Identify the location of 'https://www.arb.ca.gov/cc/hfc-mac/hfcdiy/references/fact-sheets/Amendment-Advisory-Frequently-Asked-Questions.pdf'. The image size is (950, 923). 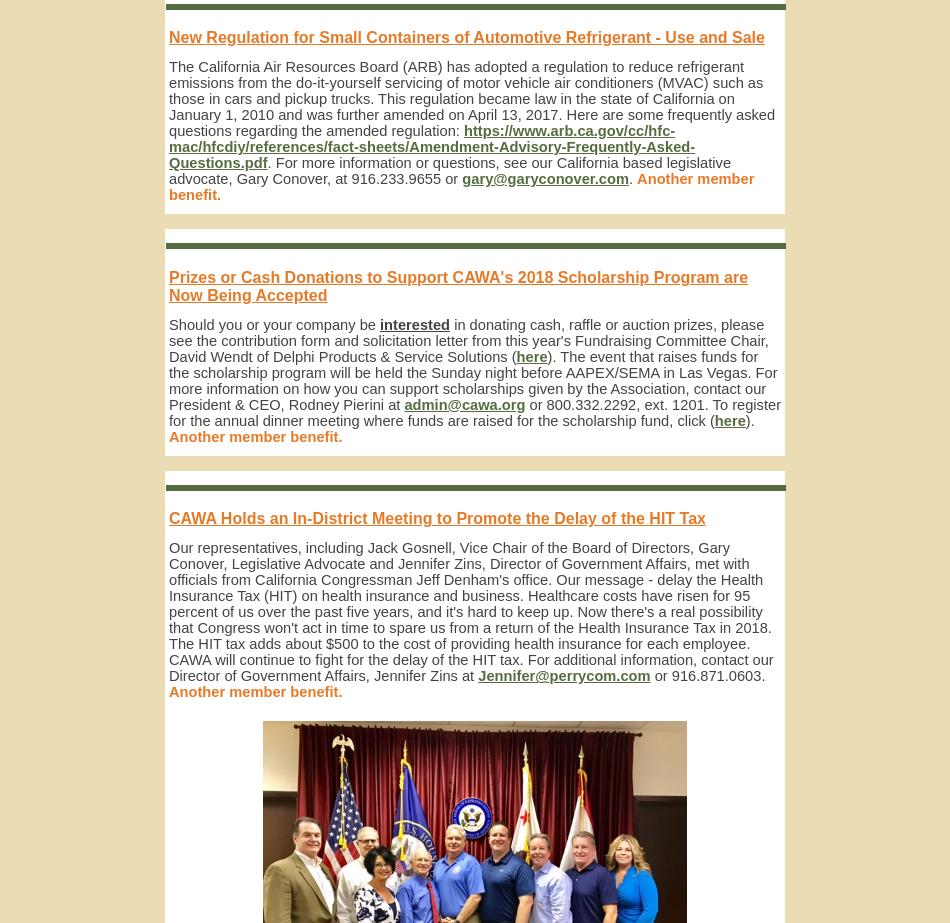
(430, 147).